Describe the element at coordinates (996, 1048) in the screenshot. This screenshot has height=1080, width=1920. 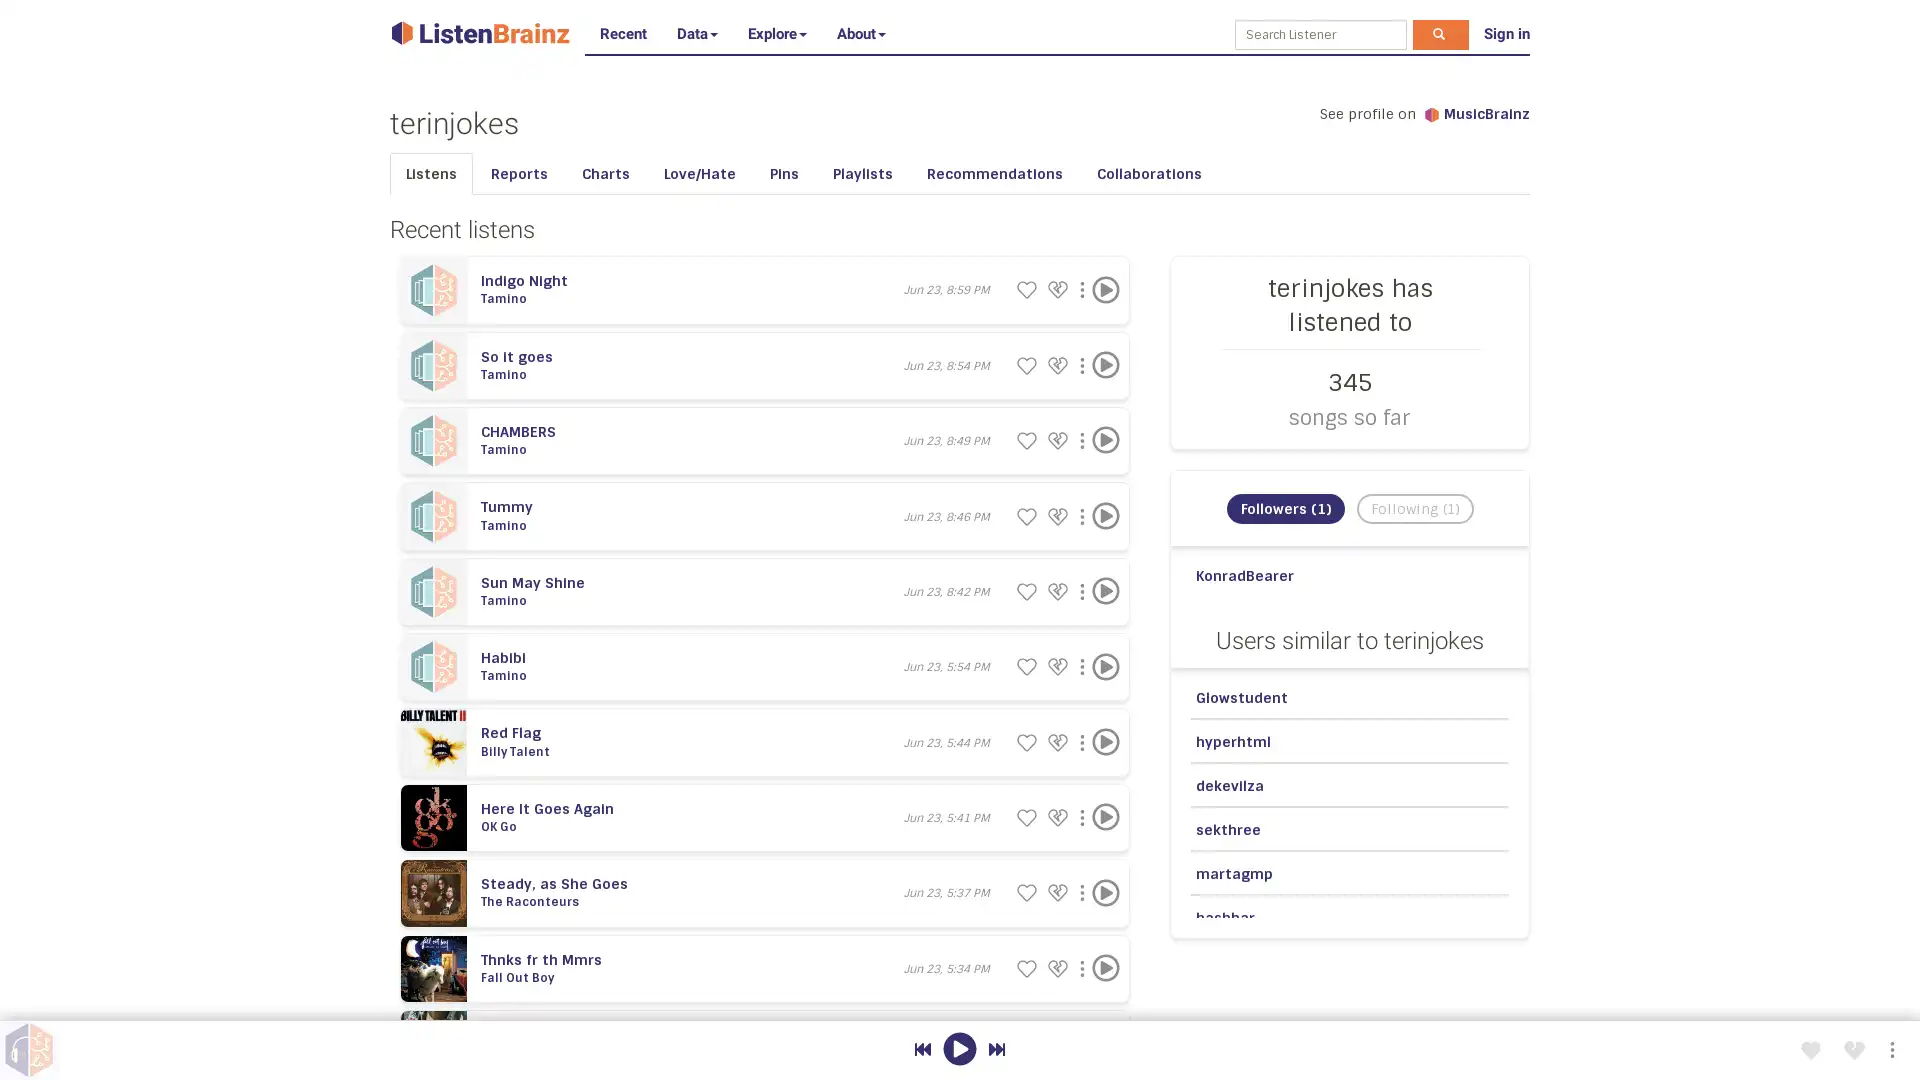
I see `Next` at that location.